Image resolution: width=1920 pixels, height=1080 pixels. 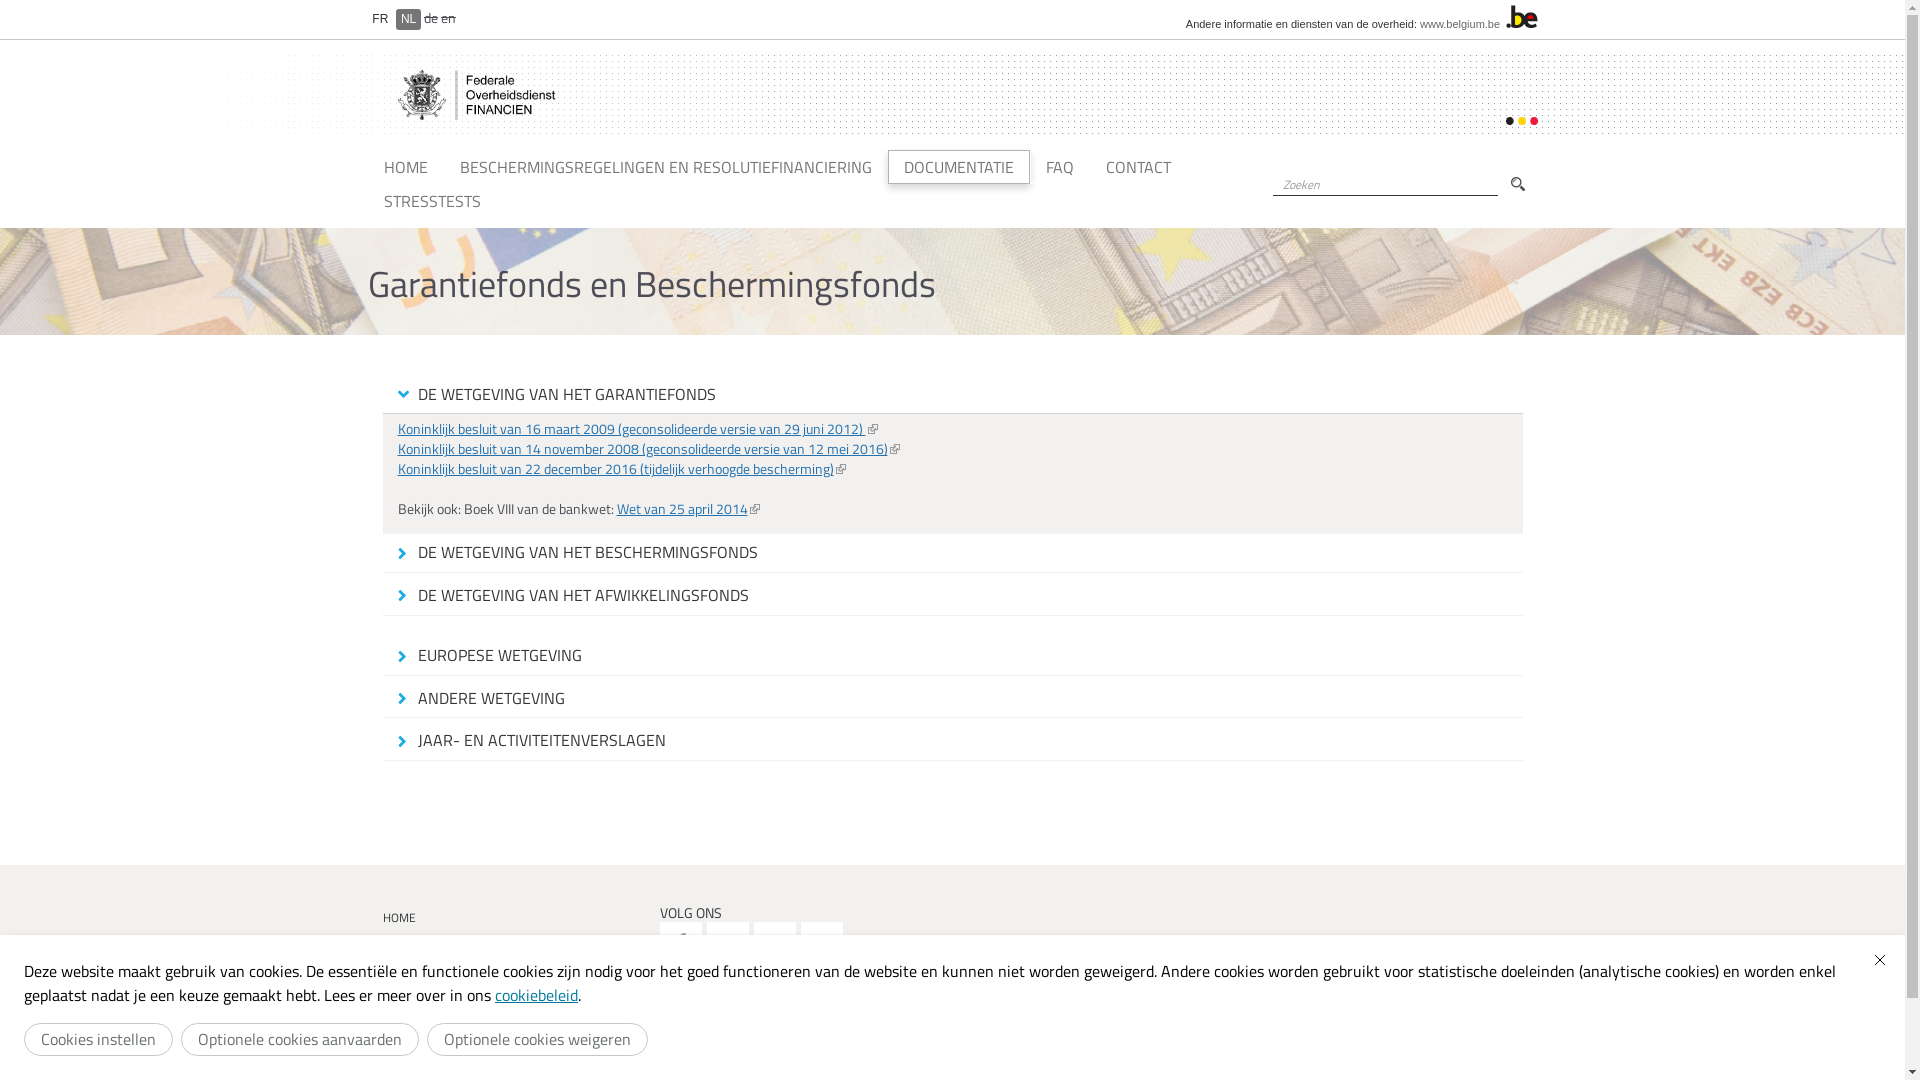 What do you see at coordinates (727, 942) in the screenshot?
I see `'Twitter'` at bounding box center [727, 942].